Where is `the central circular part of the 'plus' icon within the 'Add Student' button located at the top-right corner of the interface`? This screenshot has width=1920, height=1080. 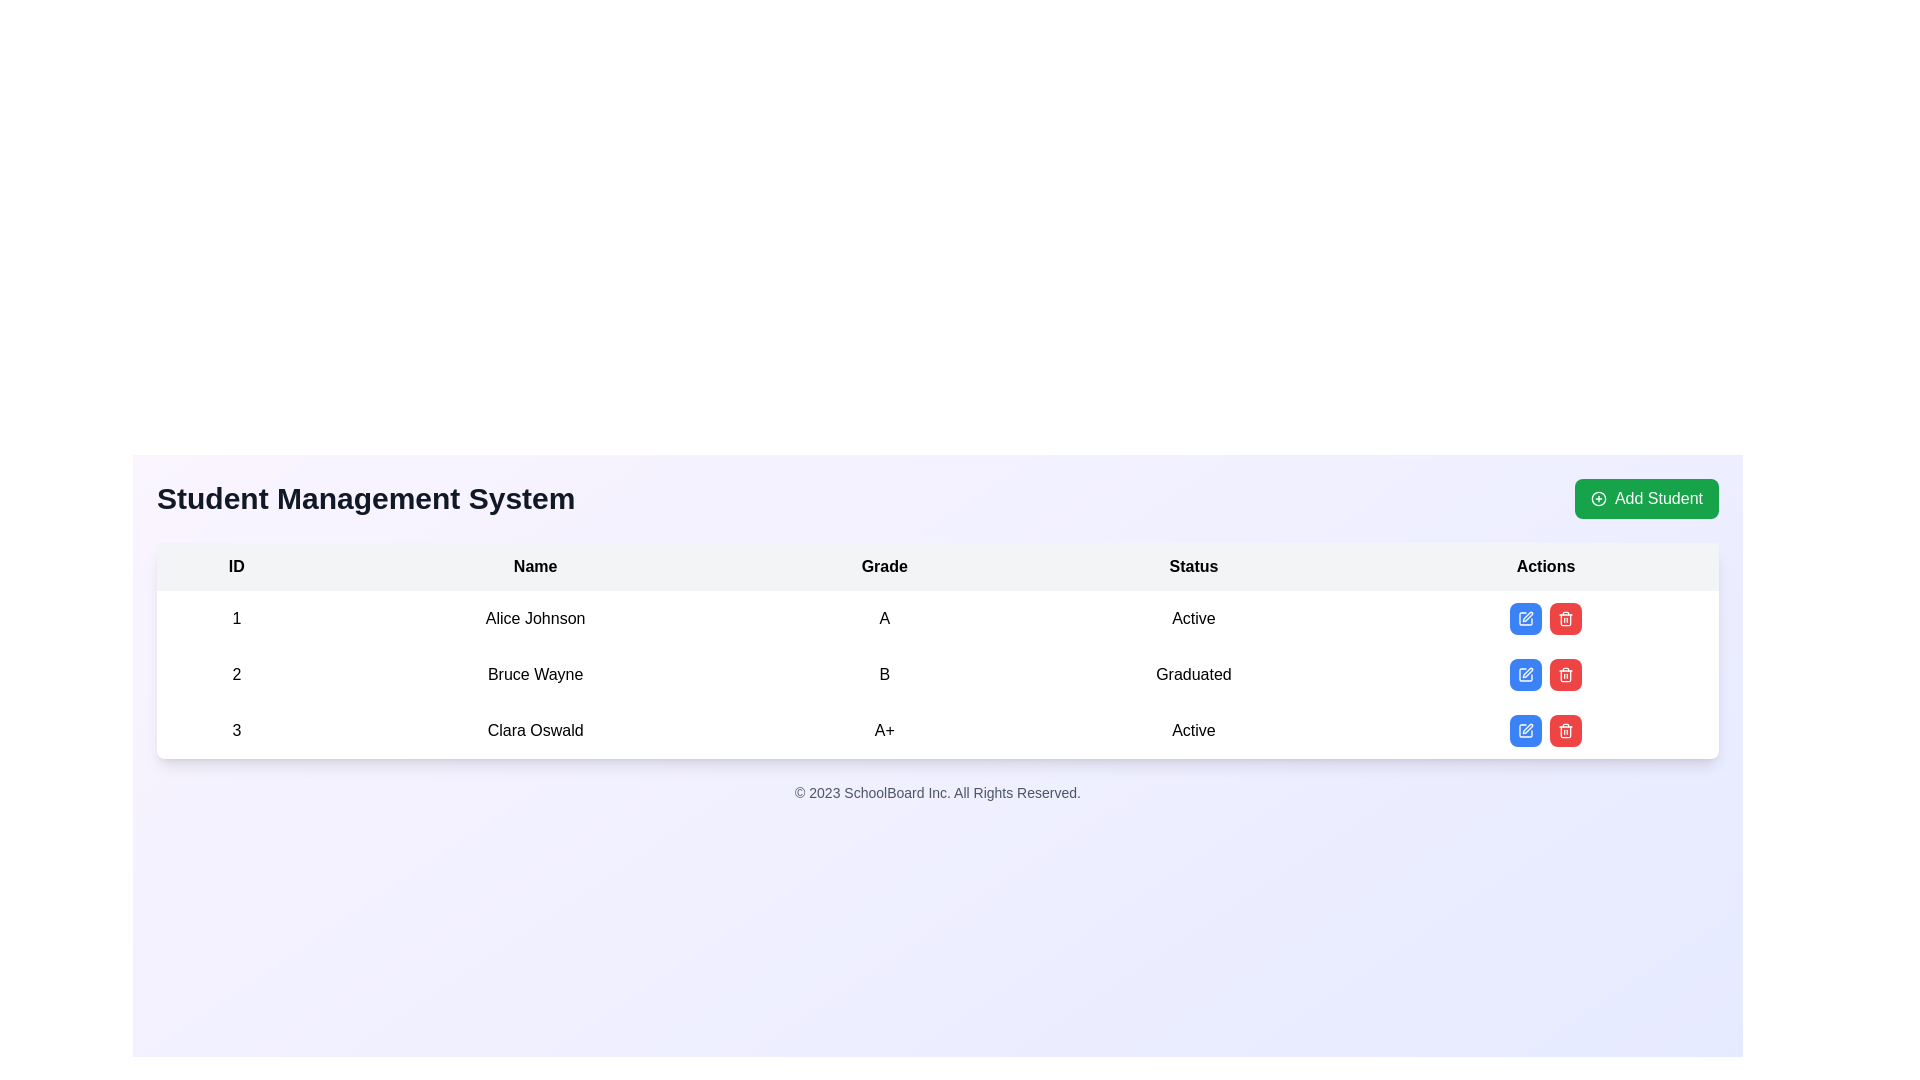 the central circular part of the 'plus' icon within the 'Add Student' button located at the top-right corner of the interface is located at coordinates (1597, 497).